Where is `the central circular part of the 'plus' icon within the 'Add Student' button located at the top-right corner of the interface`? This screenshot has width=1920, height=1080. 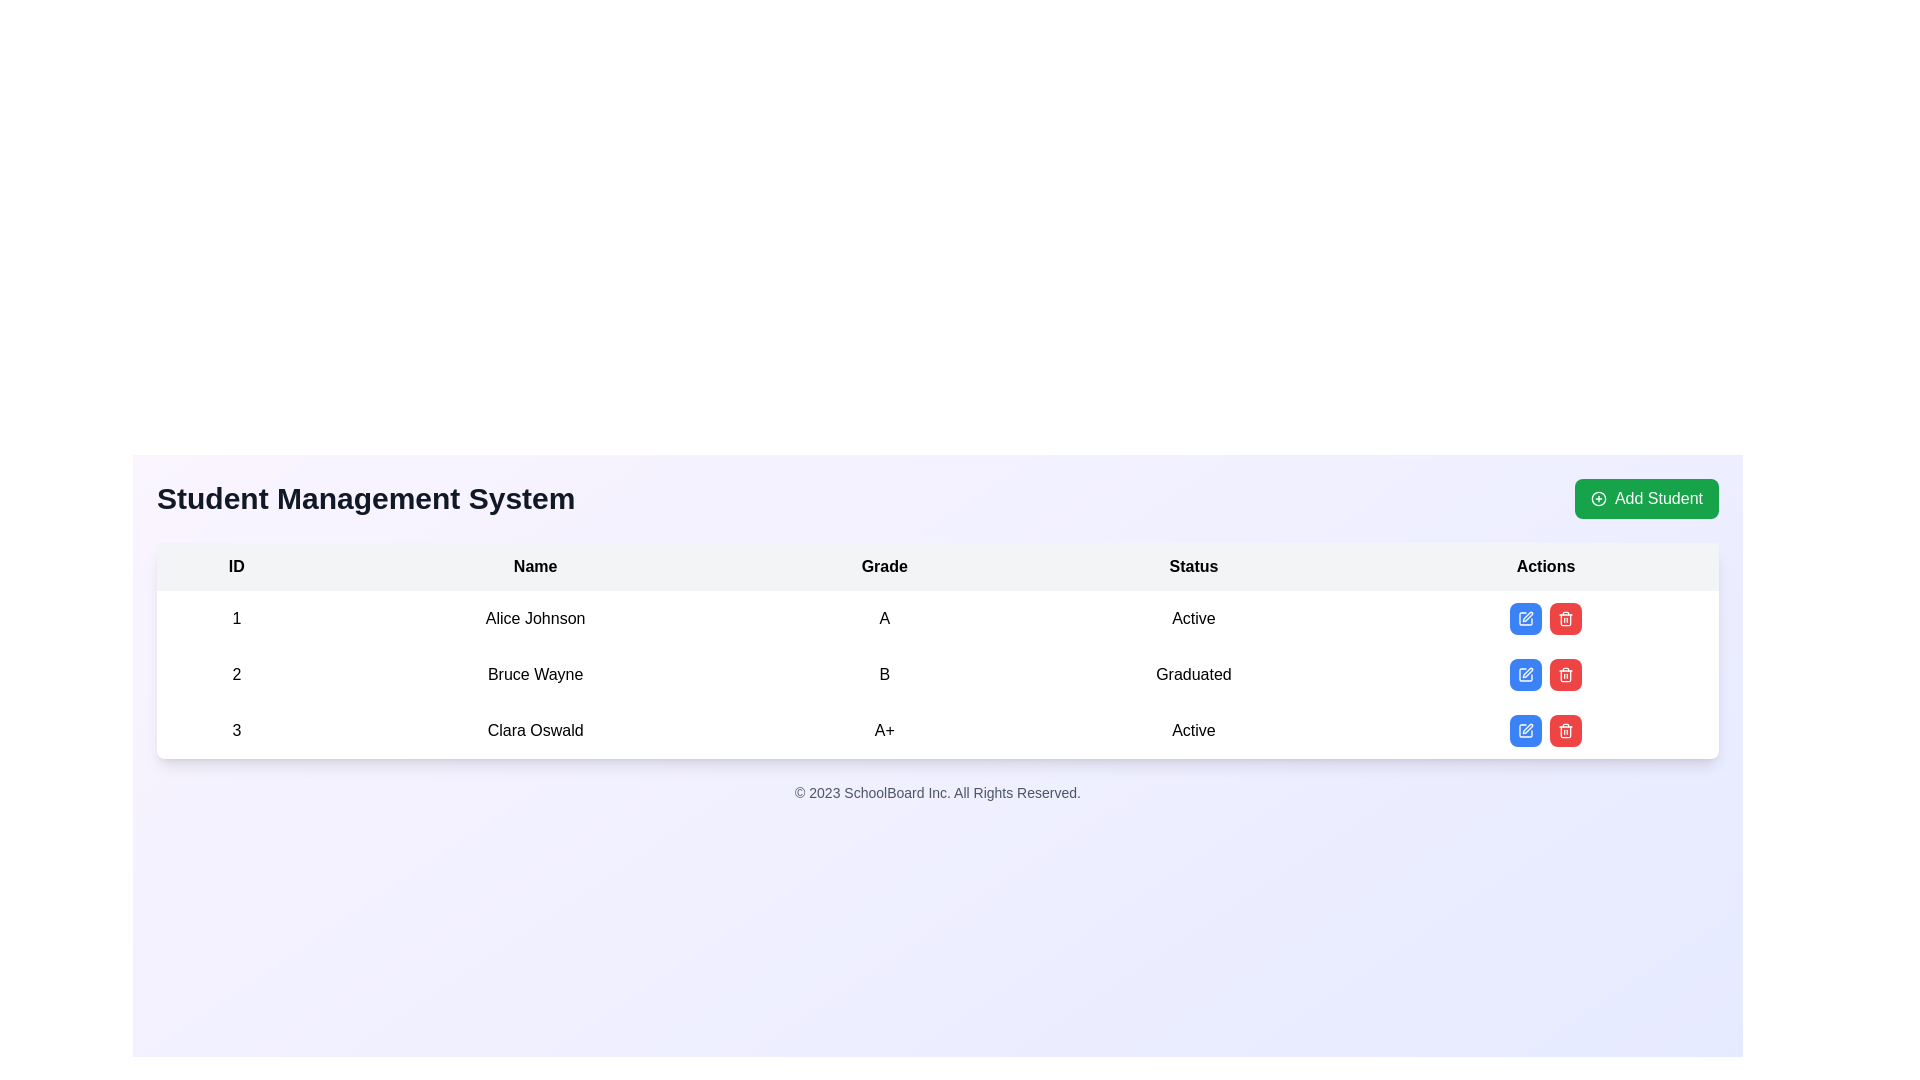 the central circular part of the 'plus' icon within the 'Add Student' button located at the top-right corner of the interface is located at coordinates (1597, 497).